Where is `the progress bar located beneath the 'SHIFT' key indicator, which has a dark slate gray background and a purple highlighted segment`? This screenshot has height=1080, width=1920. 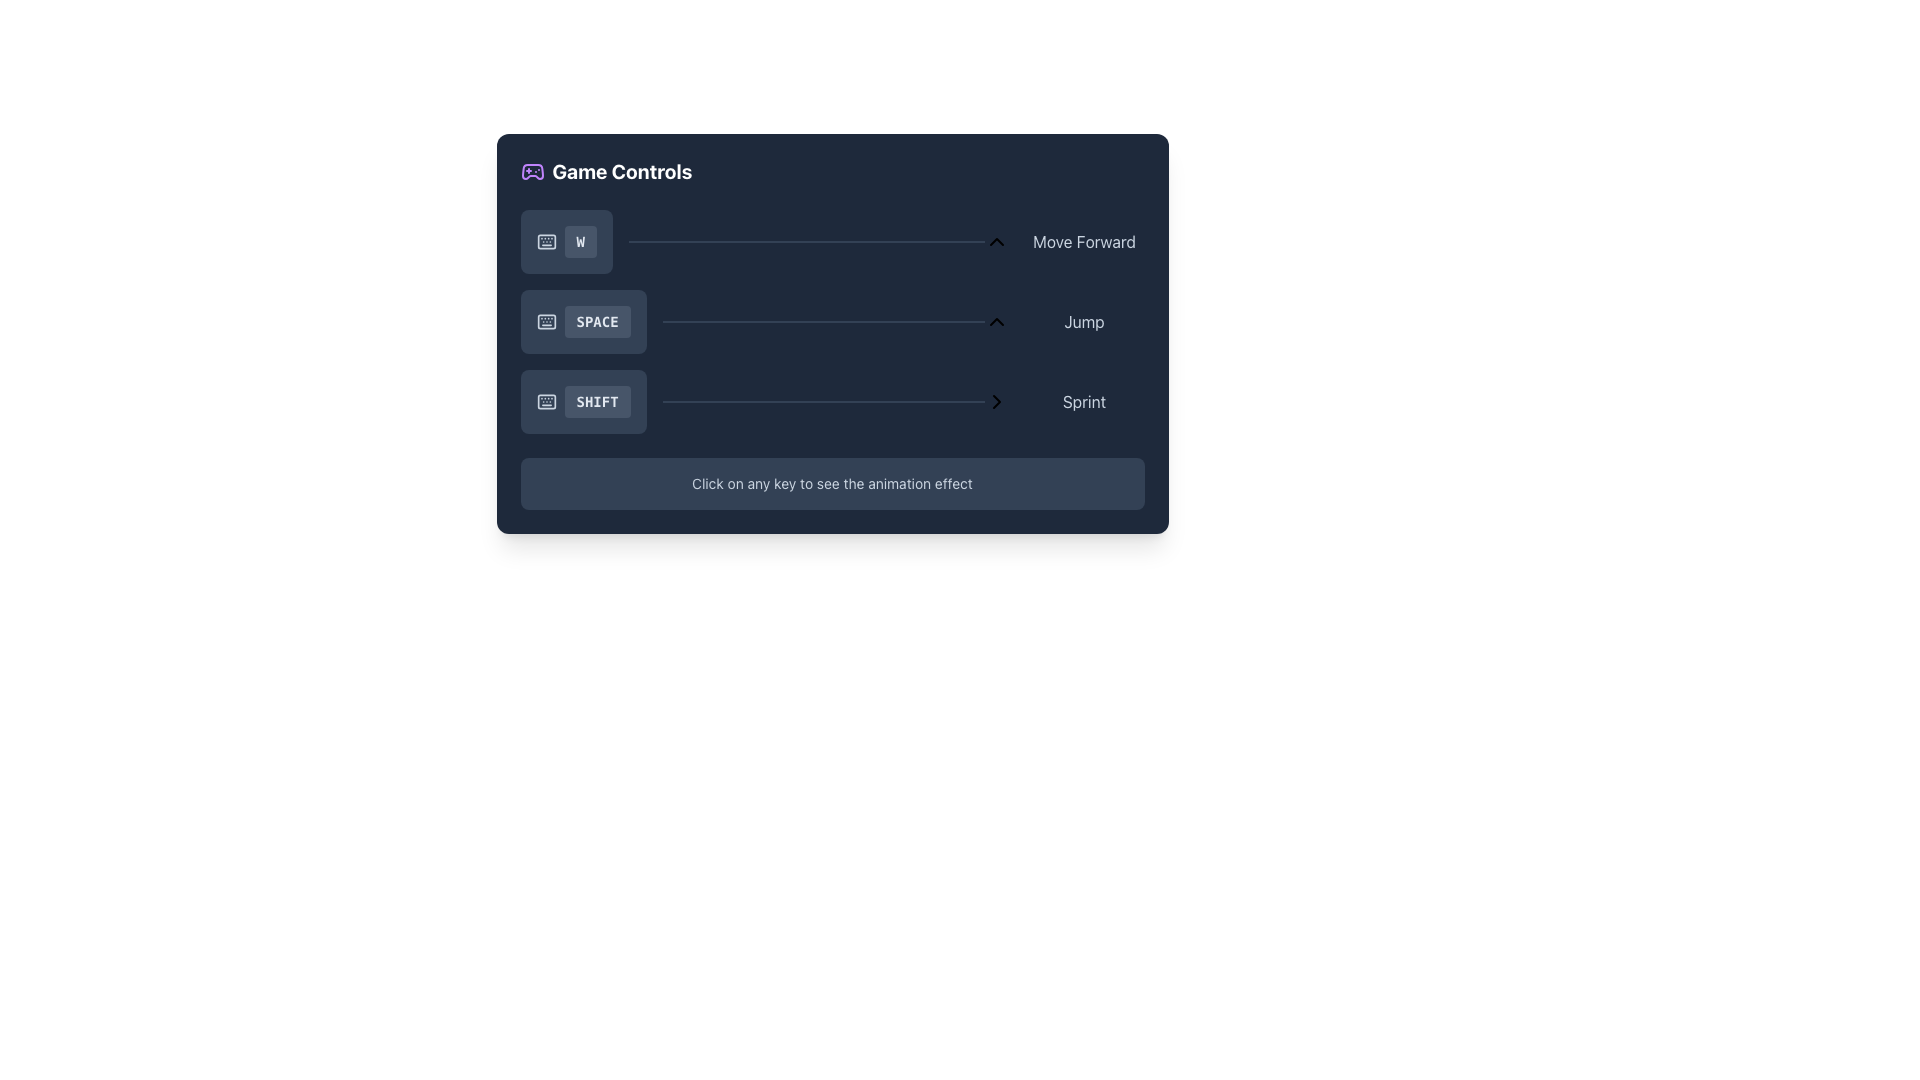
the progress bar located beneath the 'SHIFT' key indicator, which has a dark slate gray background and a purple highlighted segment is located at coordinates (823, 401).